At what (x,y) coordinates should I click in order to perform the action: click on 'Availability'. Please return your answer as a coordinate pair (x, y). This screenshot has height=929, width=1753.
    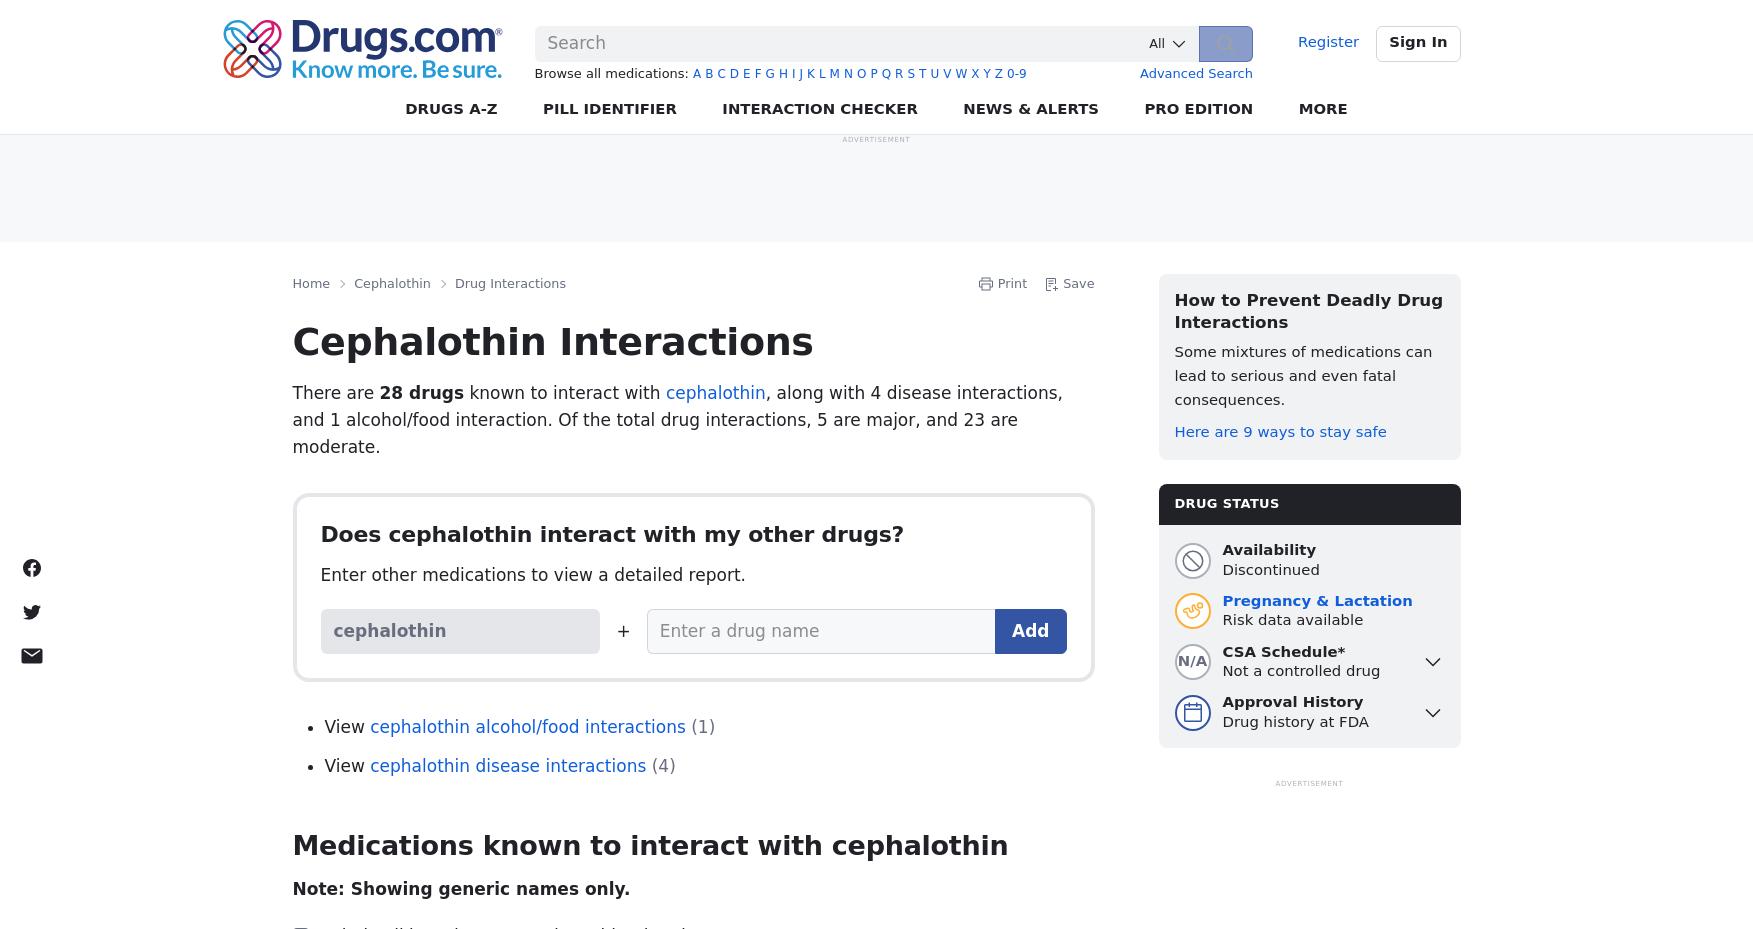
    Looking at the image, I should click on (1267, 549).